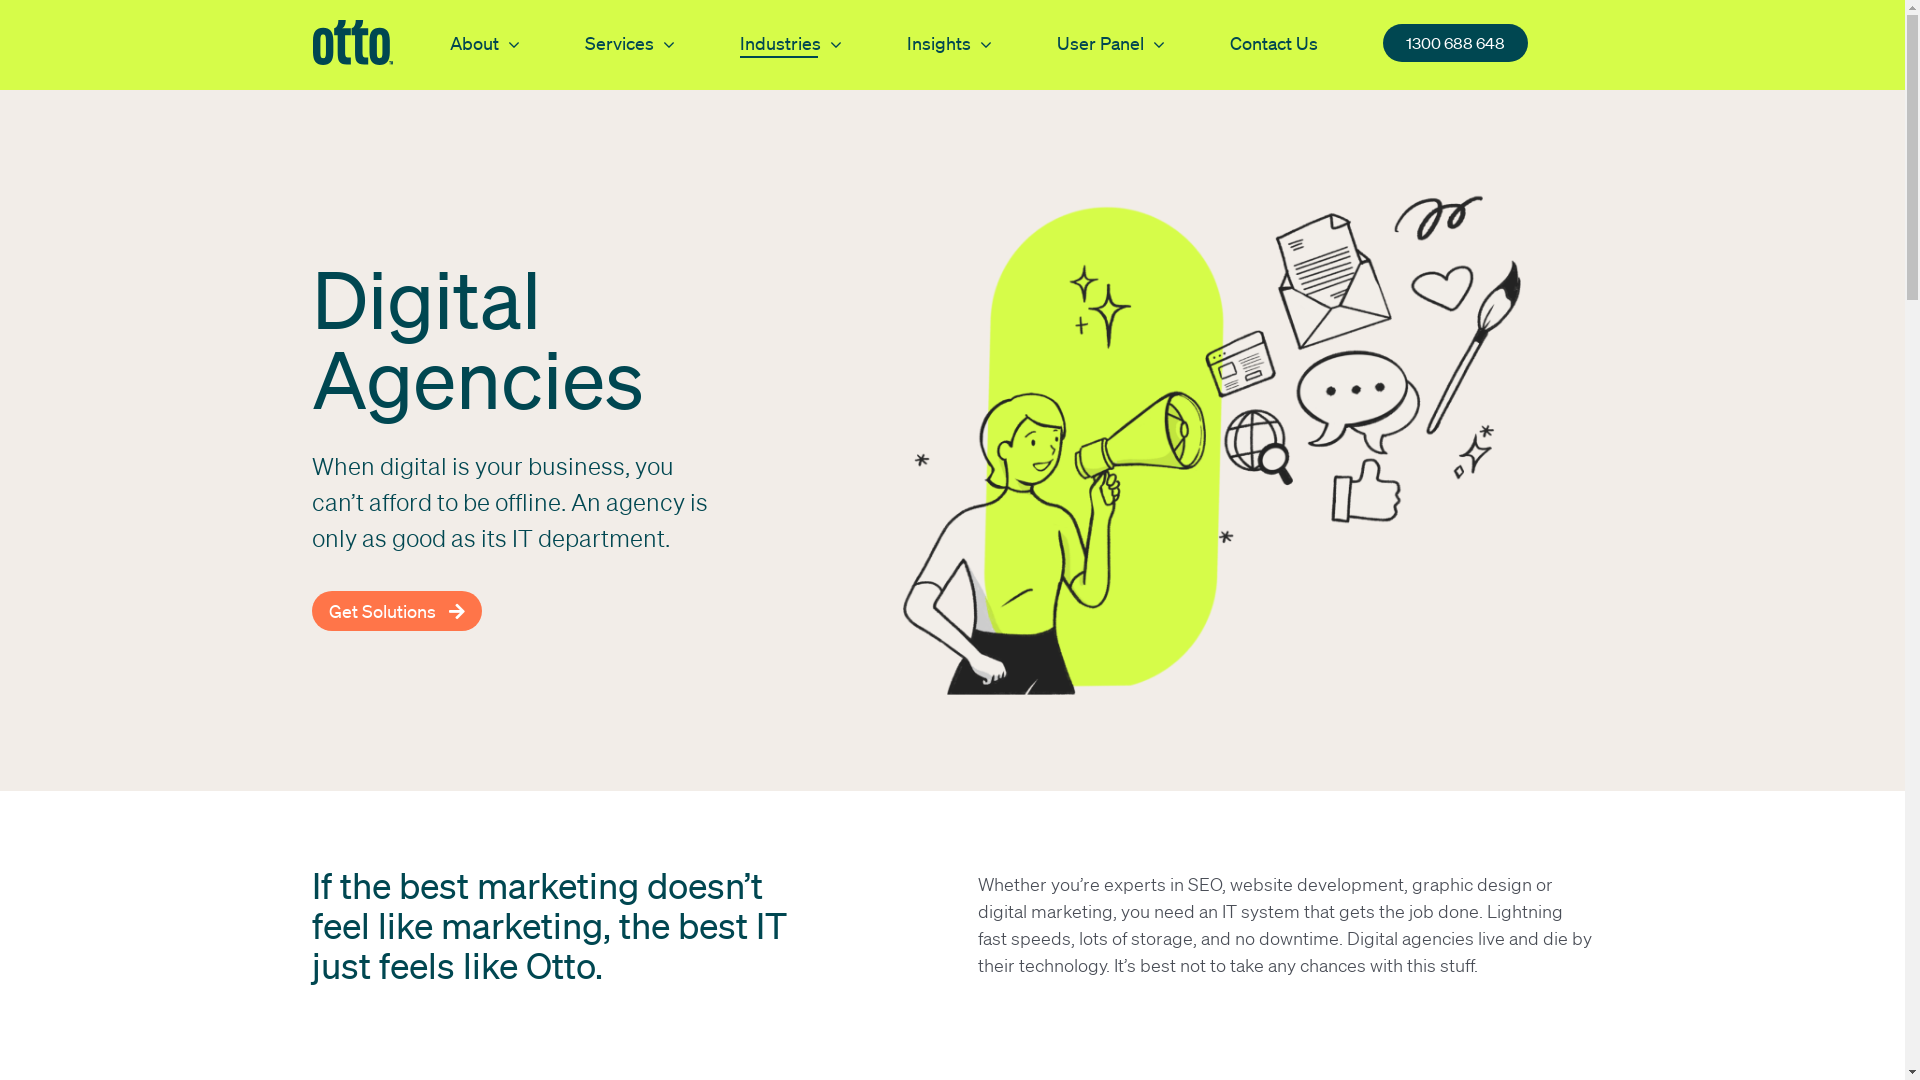 The image size is (1920, 1080). What do you see at coordinates (738, 42) in the screenshot?
I see `'Industries'` at bounding box center [738, 42].